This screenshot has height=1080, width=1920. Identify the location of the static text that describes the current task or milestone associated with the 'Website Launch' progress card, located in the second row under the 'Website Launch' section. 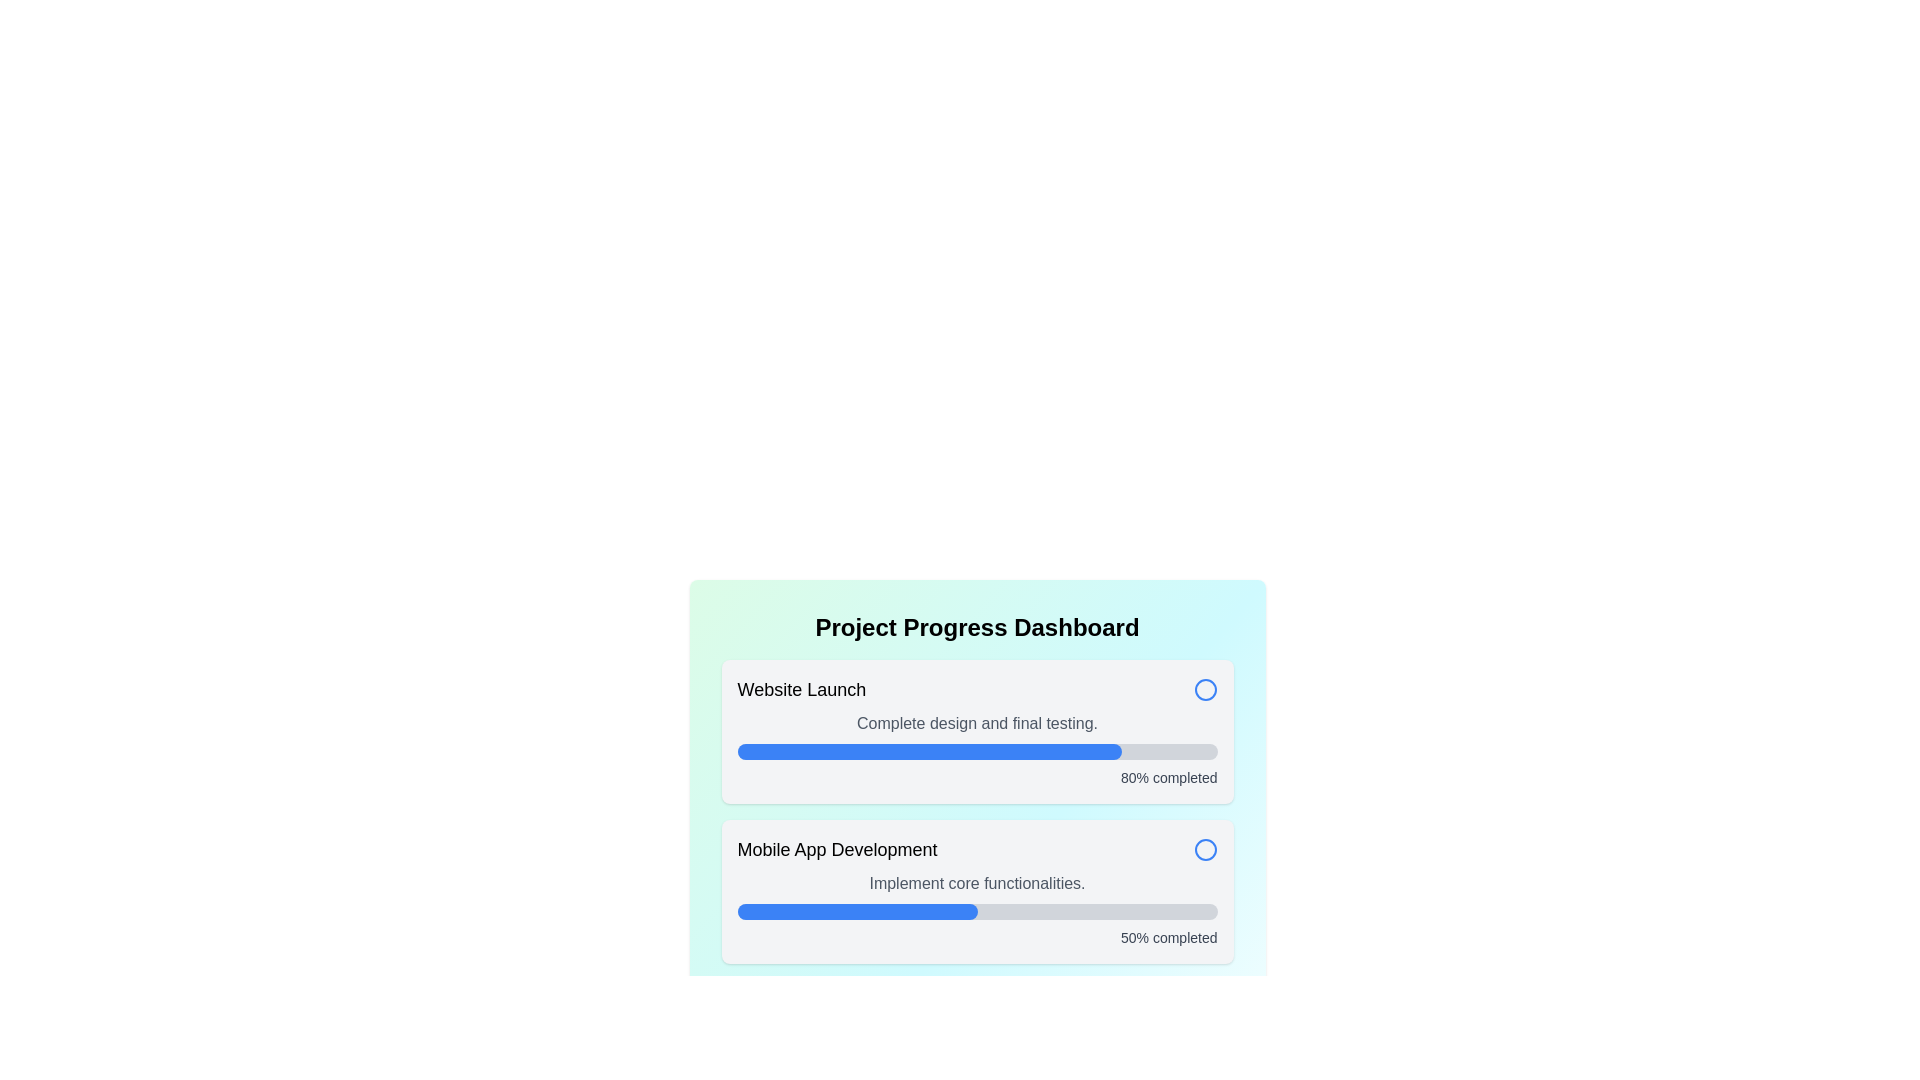
(977, 724).